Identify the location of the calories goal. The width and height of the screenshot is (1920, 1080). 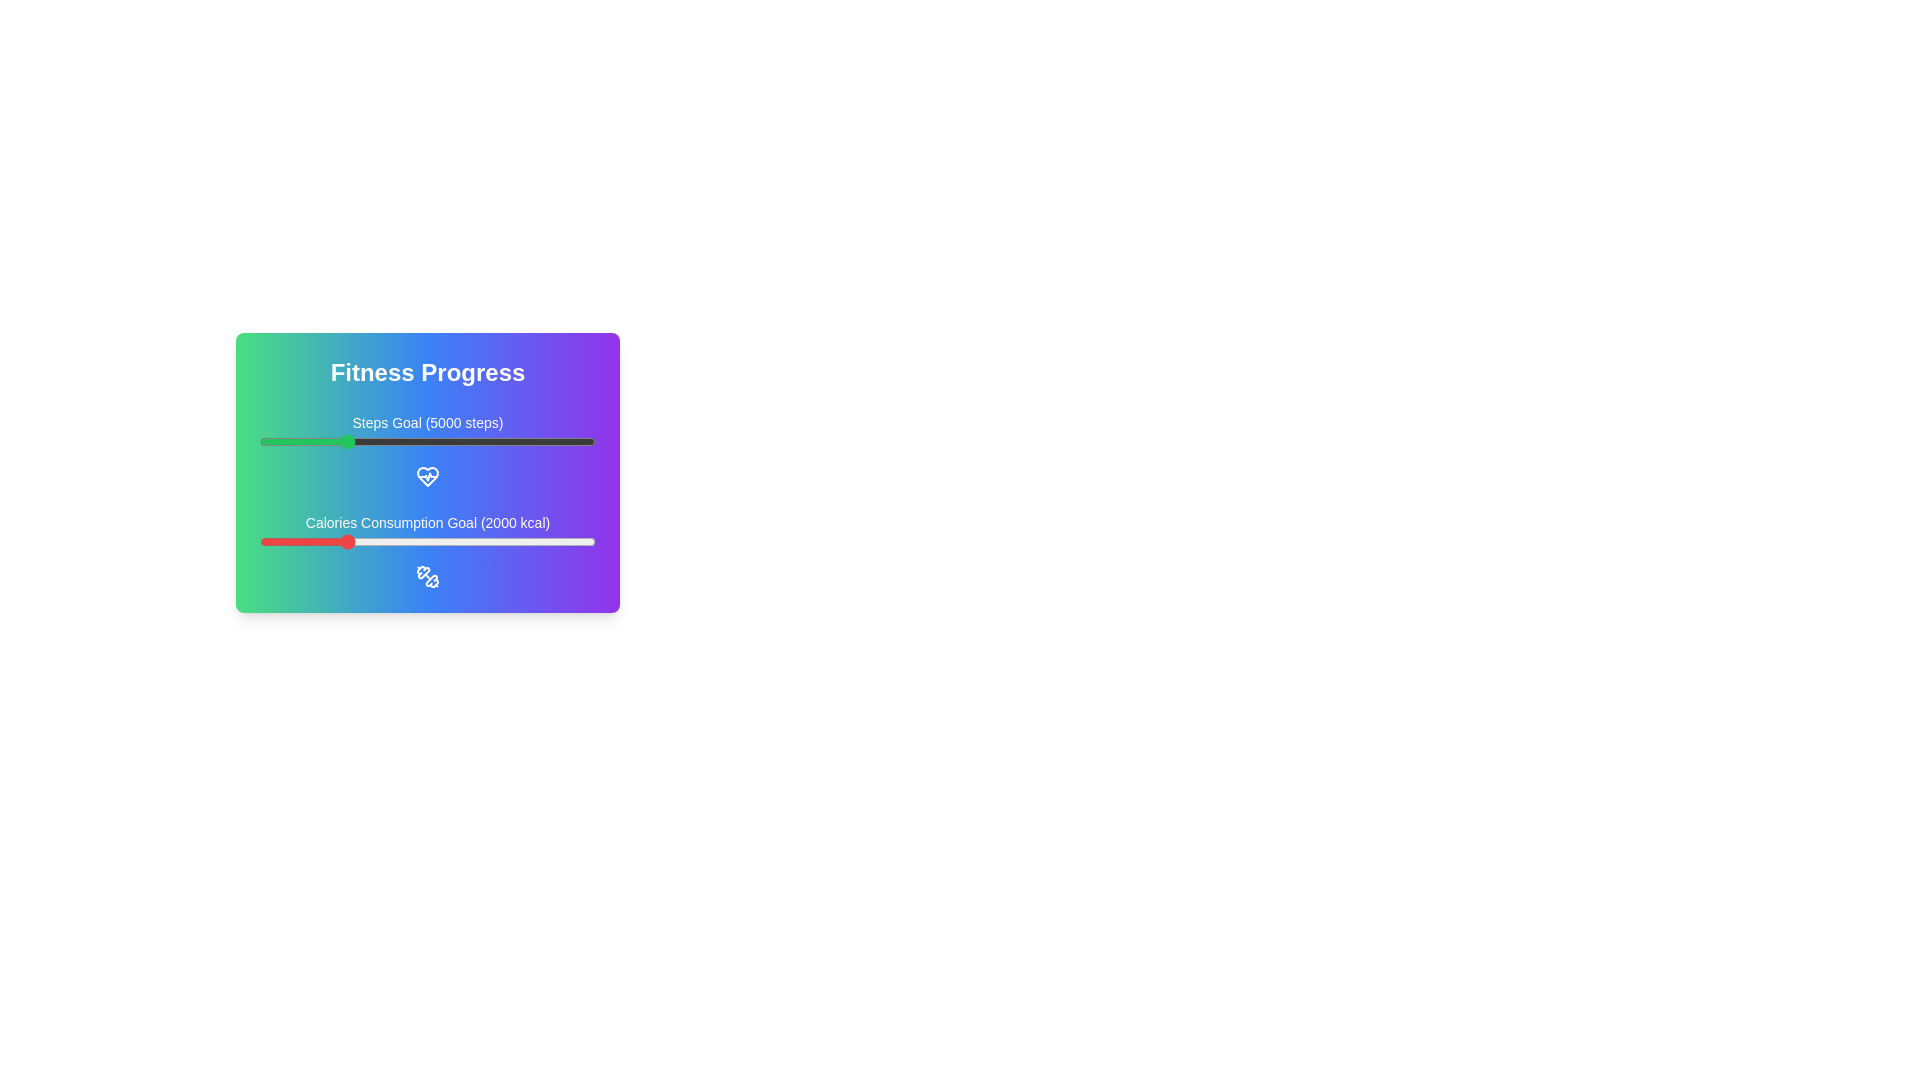
(326, 542).